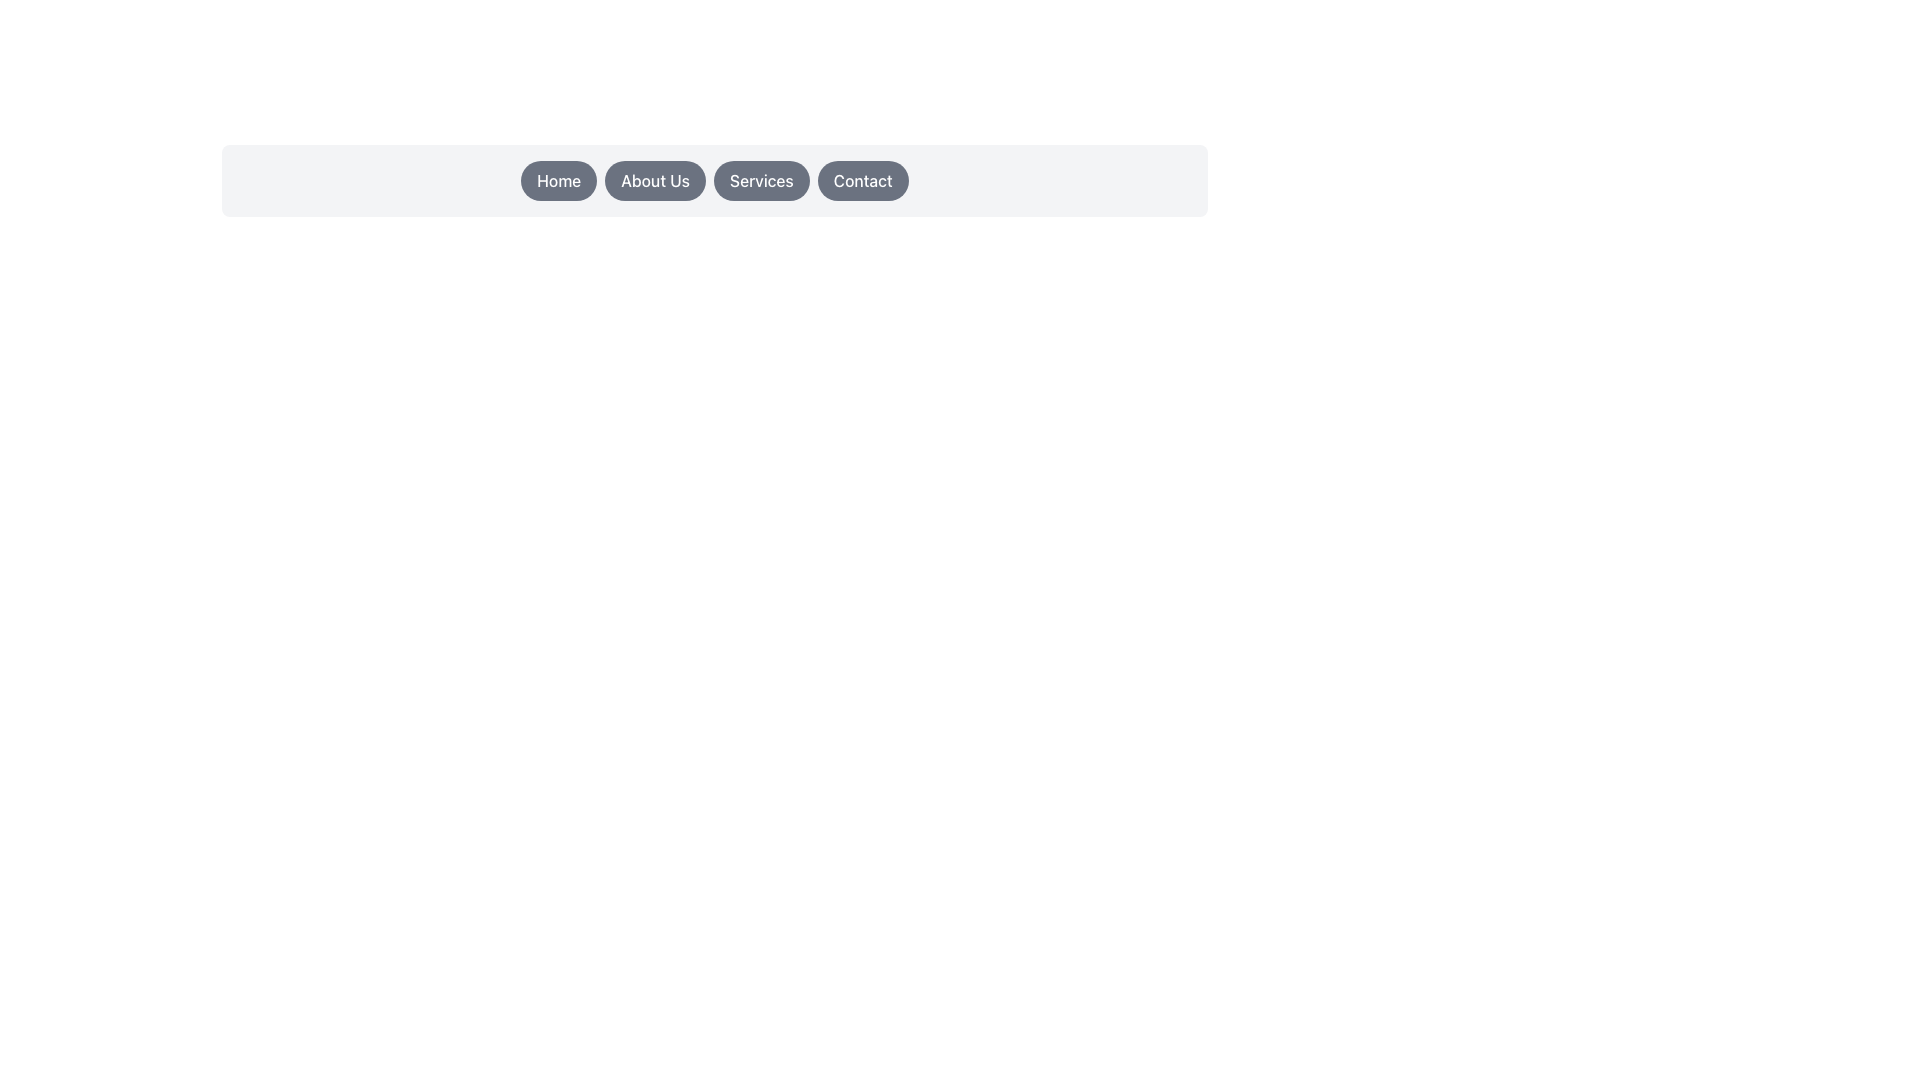 The height and width of the screenshot is (1080, 1920). I want to click on the 'Services' navigation button, which is the third button in a row of four buttons labeled 'Home,' 'About Us,' 'Services,' and 'Contact', so click(760, 181).